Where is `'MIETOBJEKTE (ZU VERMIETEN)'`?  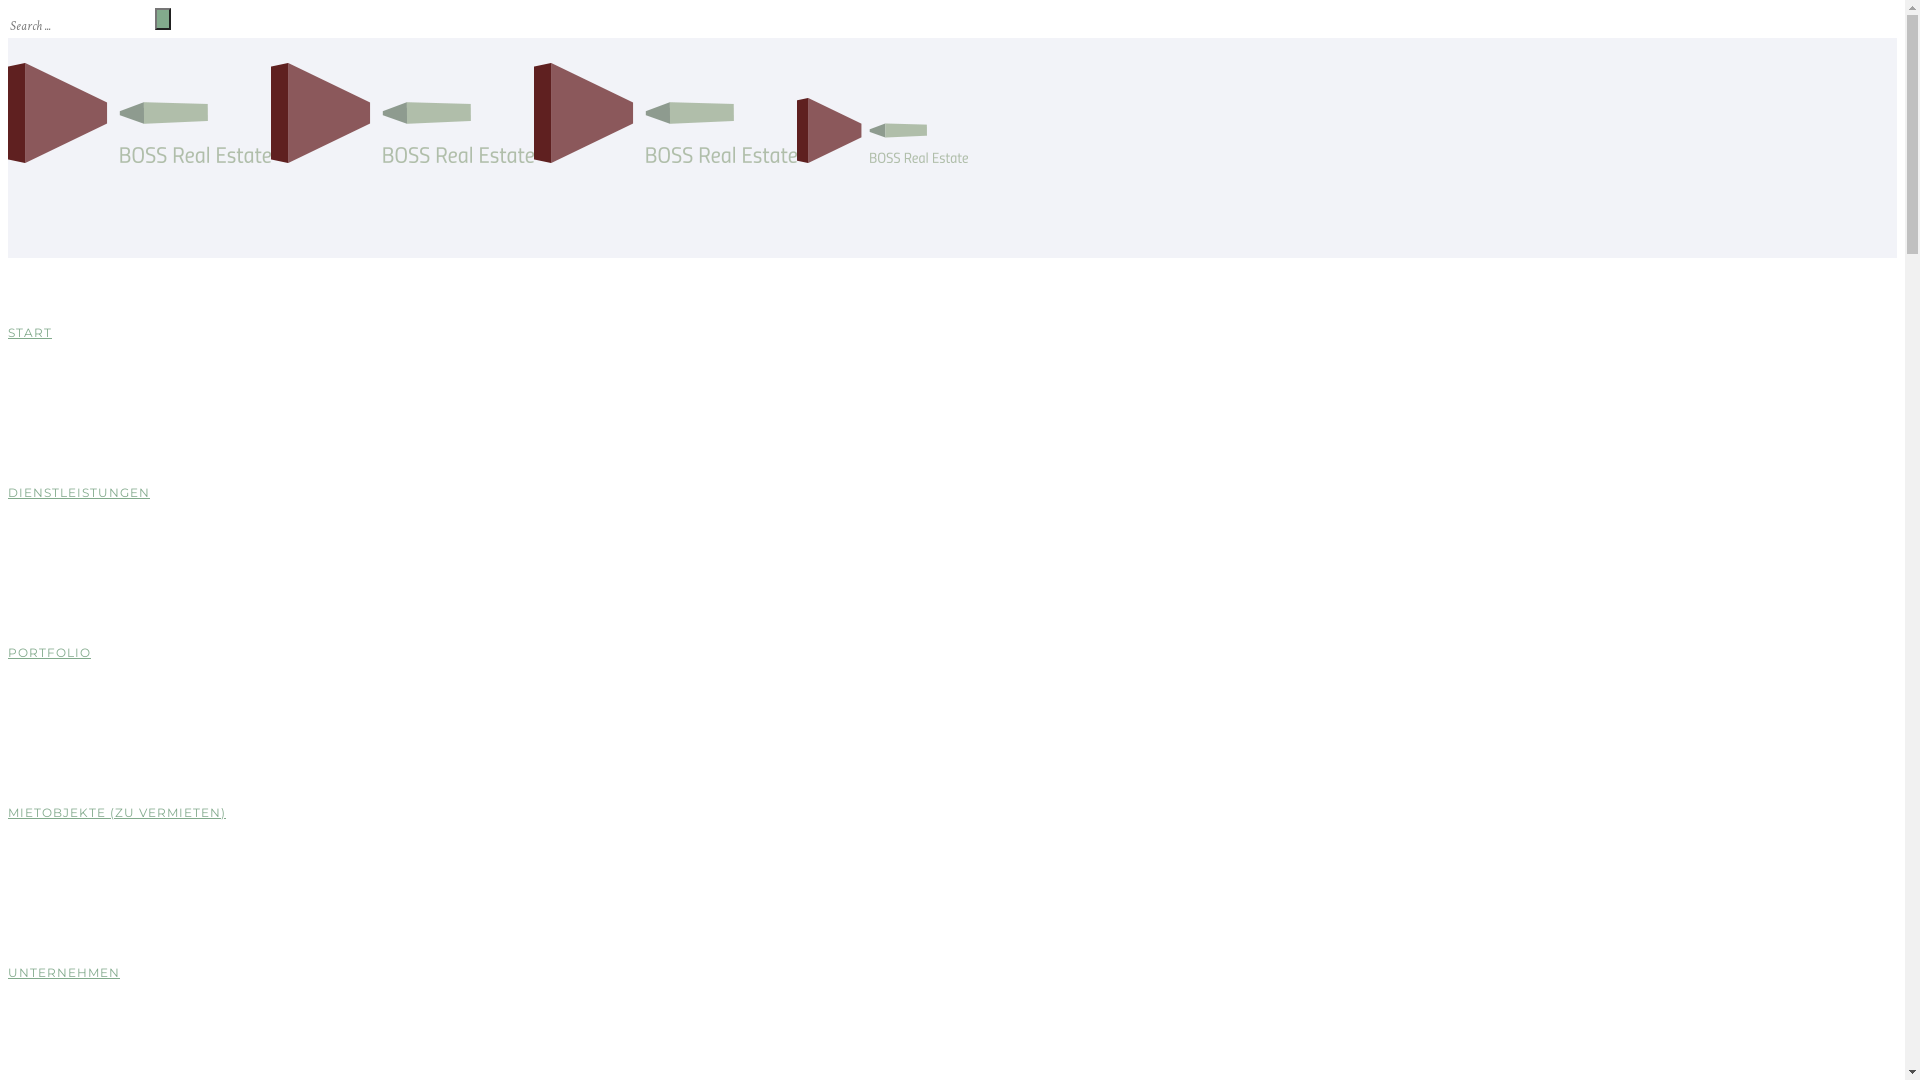 'MIETOBJEKTE (ZU VERMIETEN)' is located at coordinates (115, 812).